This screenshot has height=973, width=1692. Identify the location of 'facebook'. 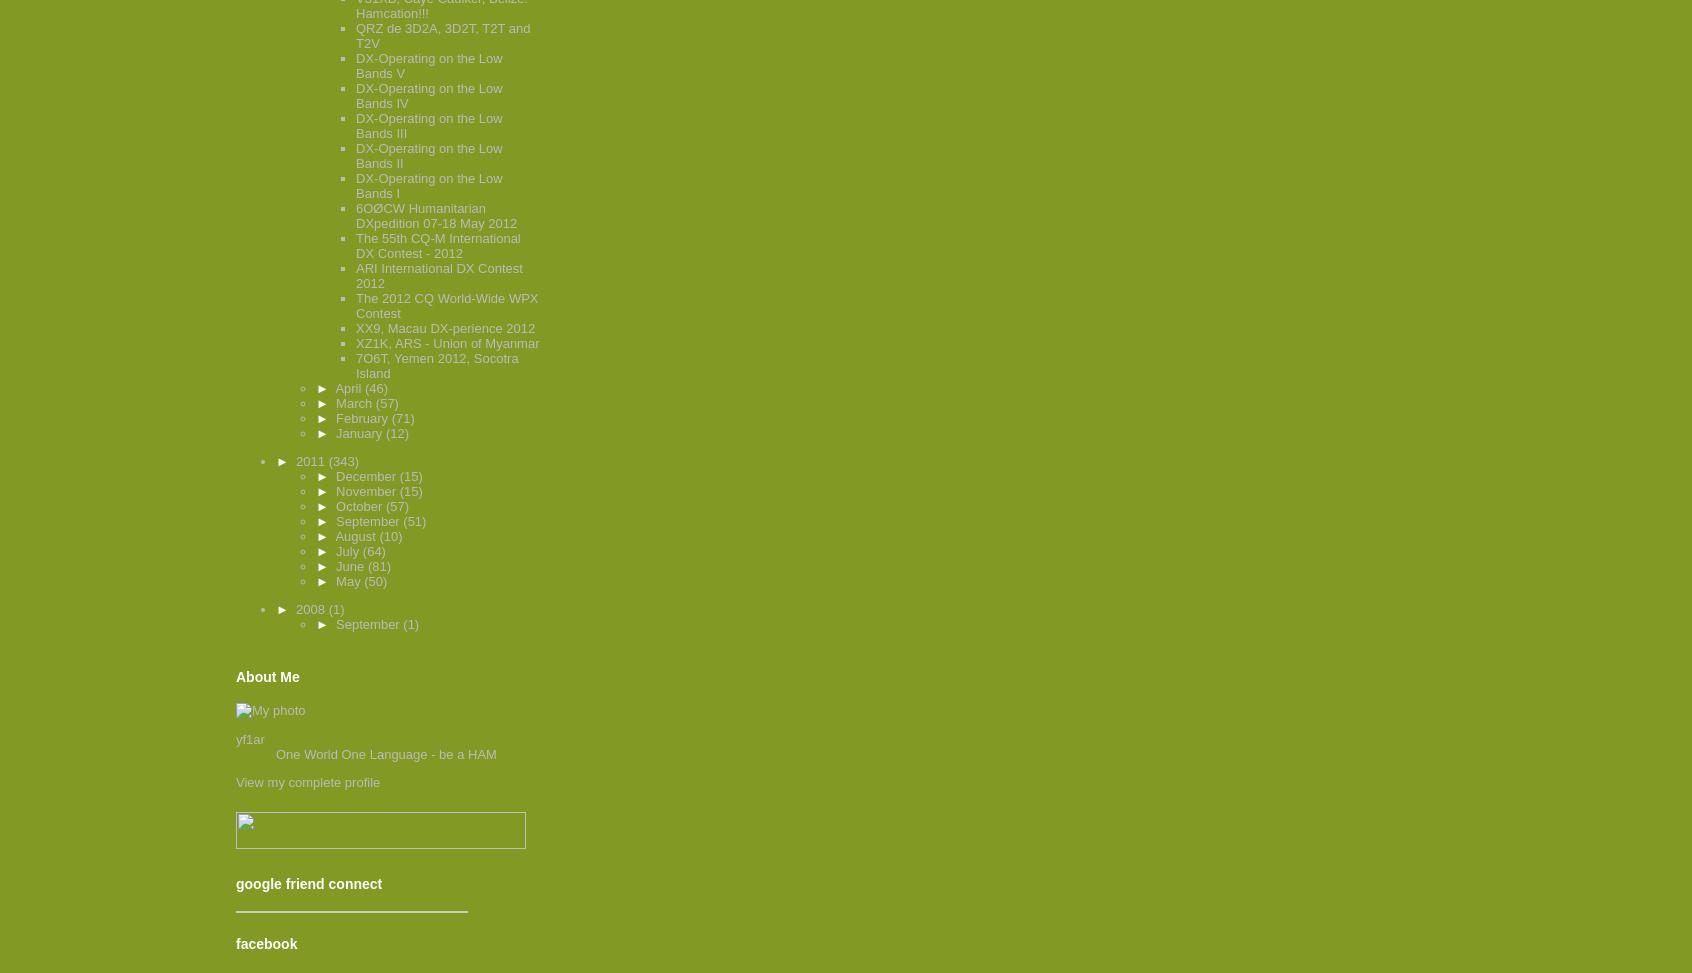
(236, 943).